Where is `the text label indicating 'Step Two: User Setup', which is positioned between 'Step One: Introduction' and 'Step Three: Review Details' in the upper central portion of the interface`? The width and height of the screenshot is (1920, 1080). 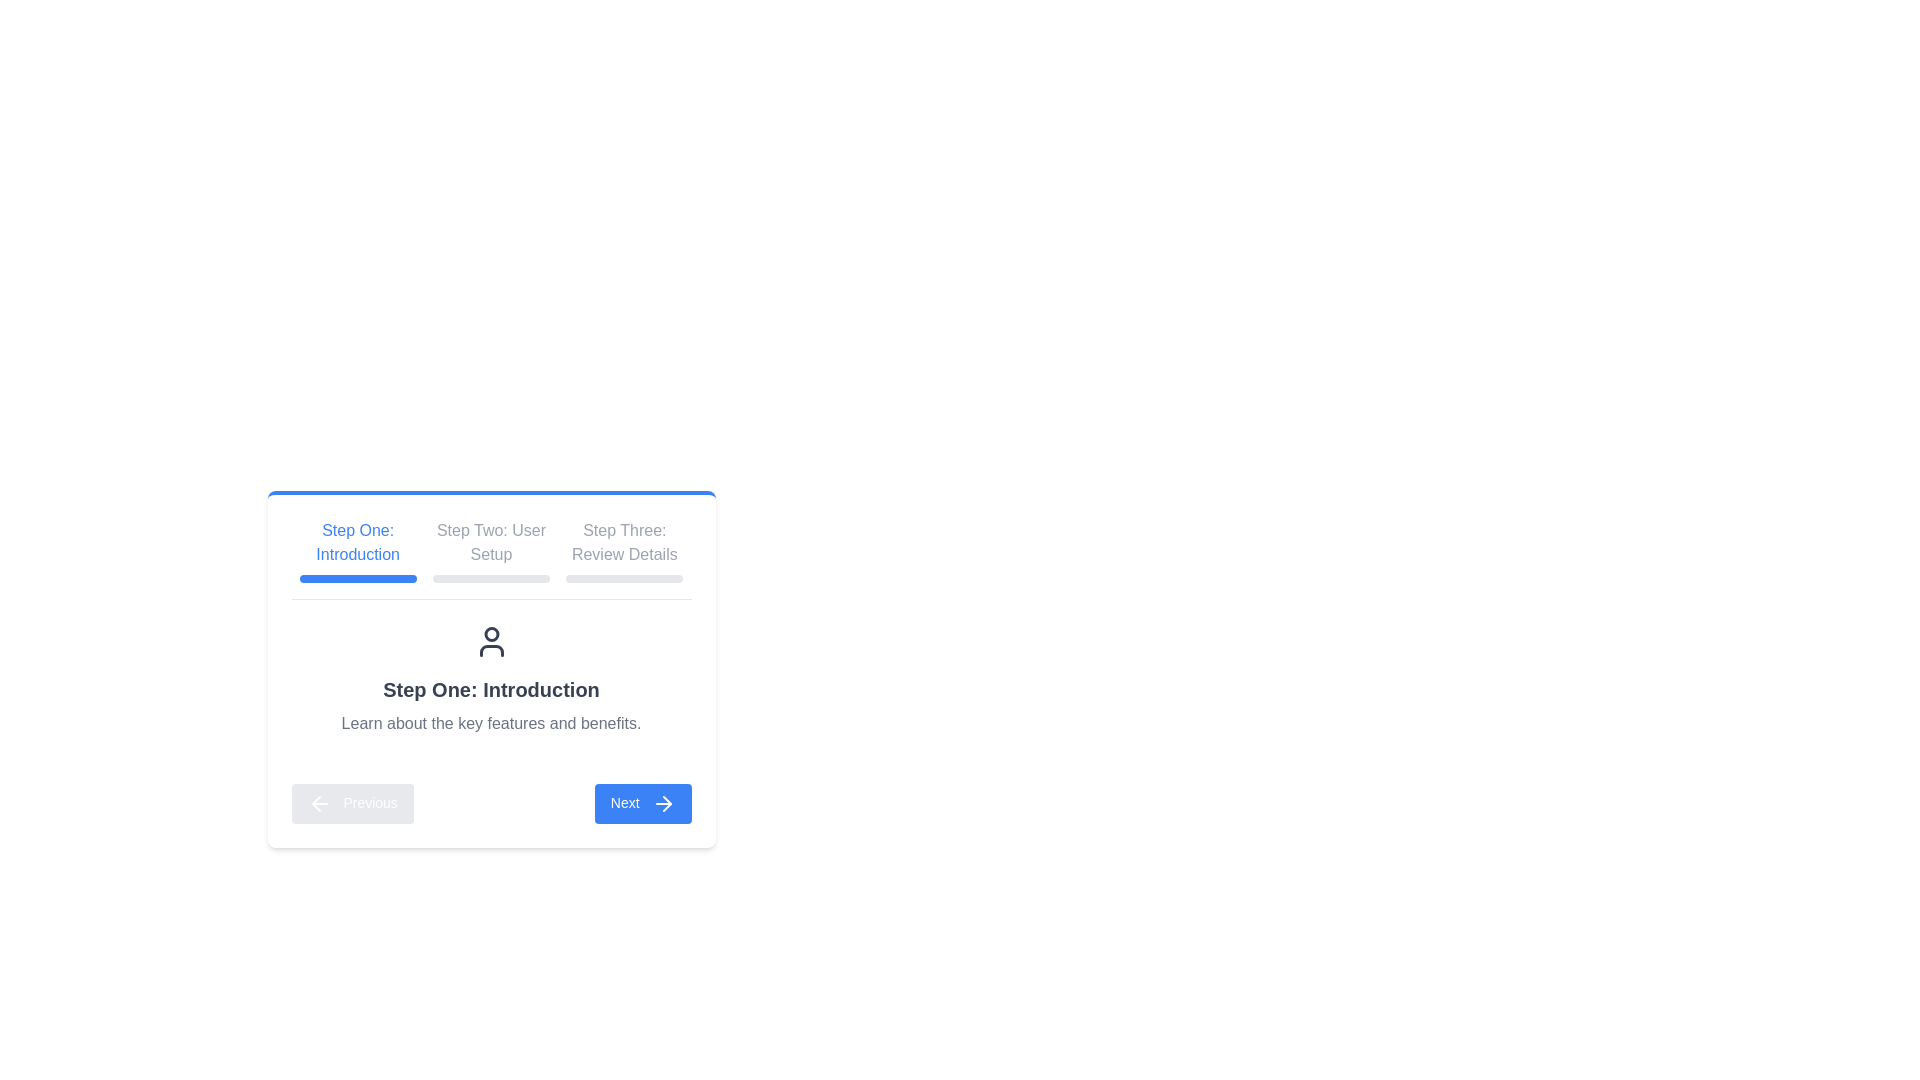
the text label indicating 'Step Two: User Setup', which is positioned between 'Step One: Introduction' and 'Step Three: Review Details' in the upper central portion of the interface is located at coordinates (491, 543).